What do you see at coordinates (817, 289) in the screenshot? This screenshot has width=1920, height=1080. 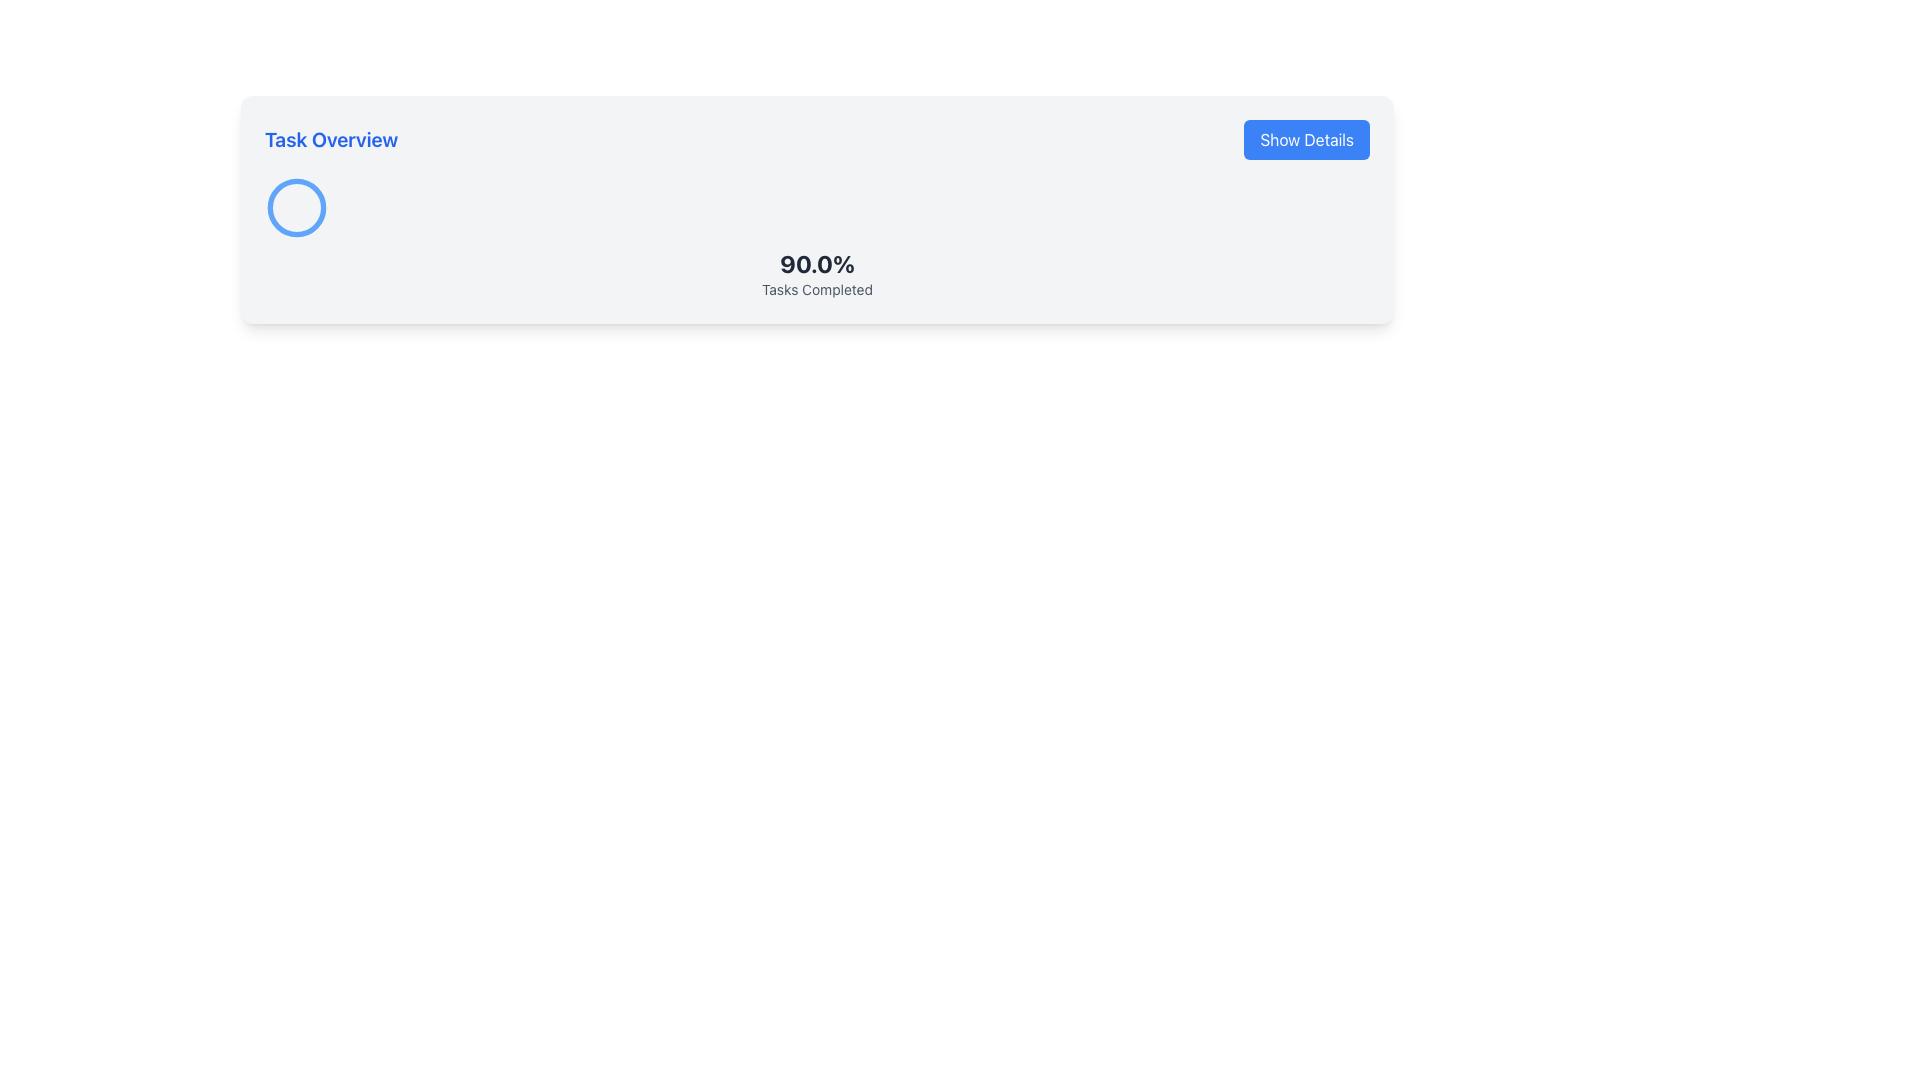 I see `the descriptive Text label that indicates the context of the percentage figure '90.0%' located below it` at bounding box center [817, 289].